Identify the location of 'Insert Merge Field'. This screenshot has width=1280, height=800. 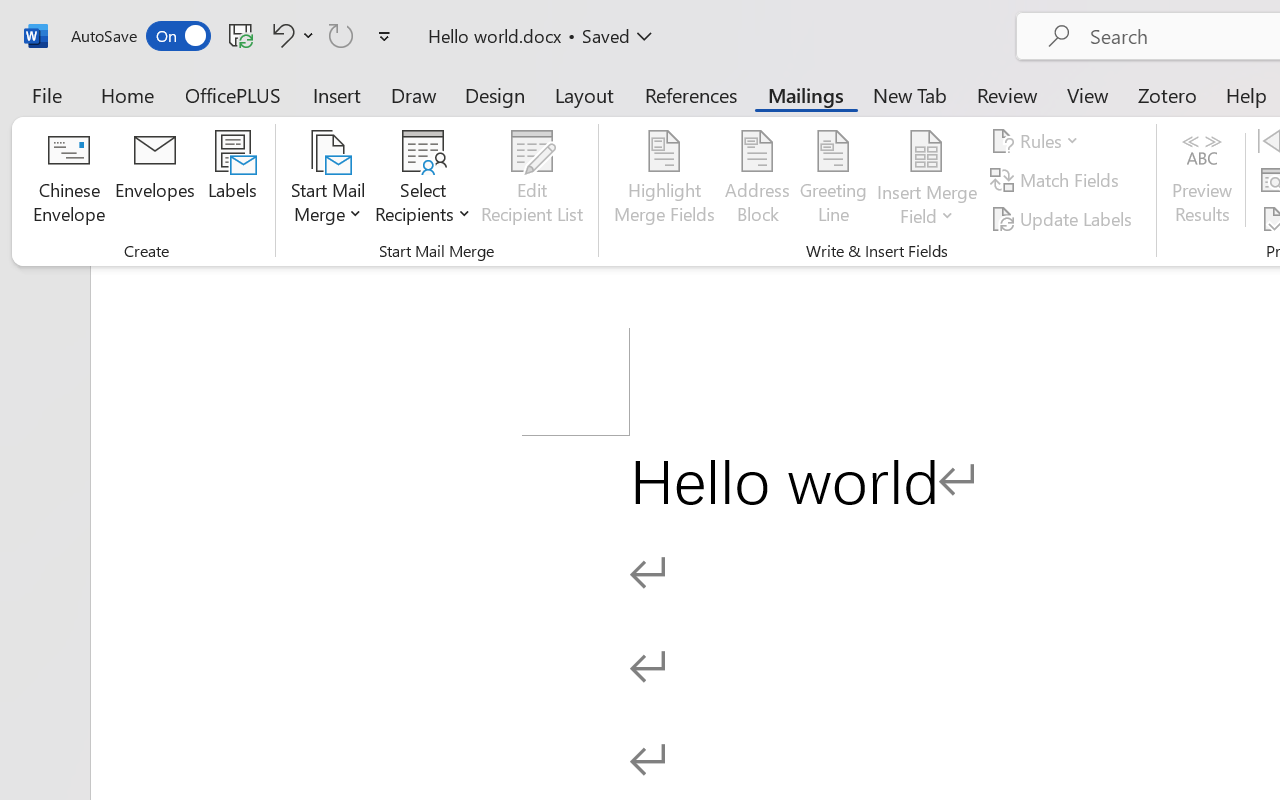
(926, 179).